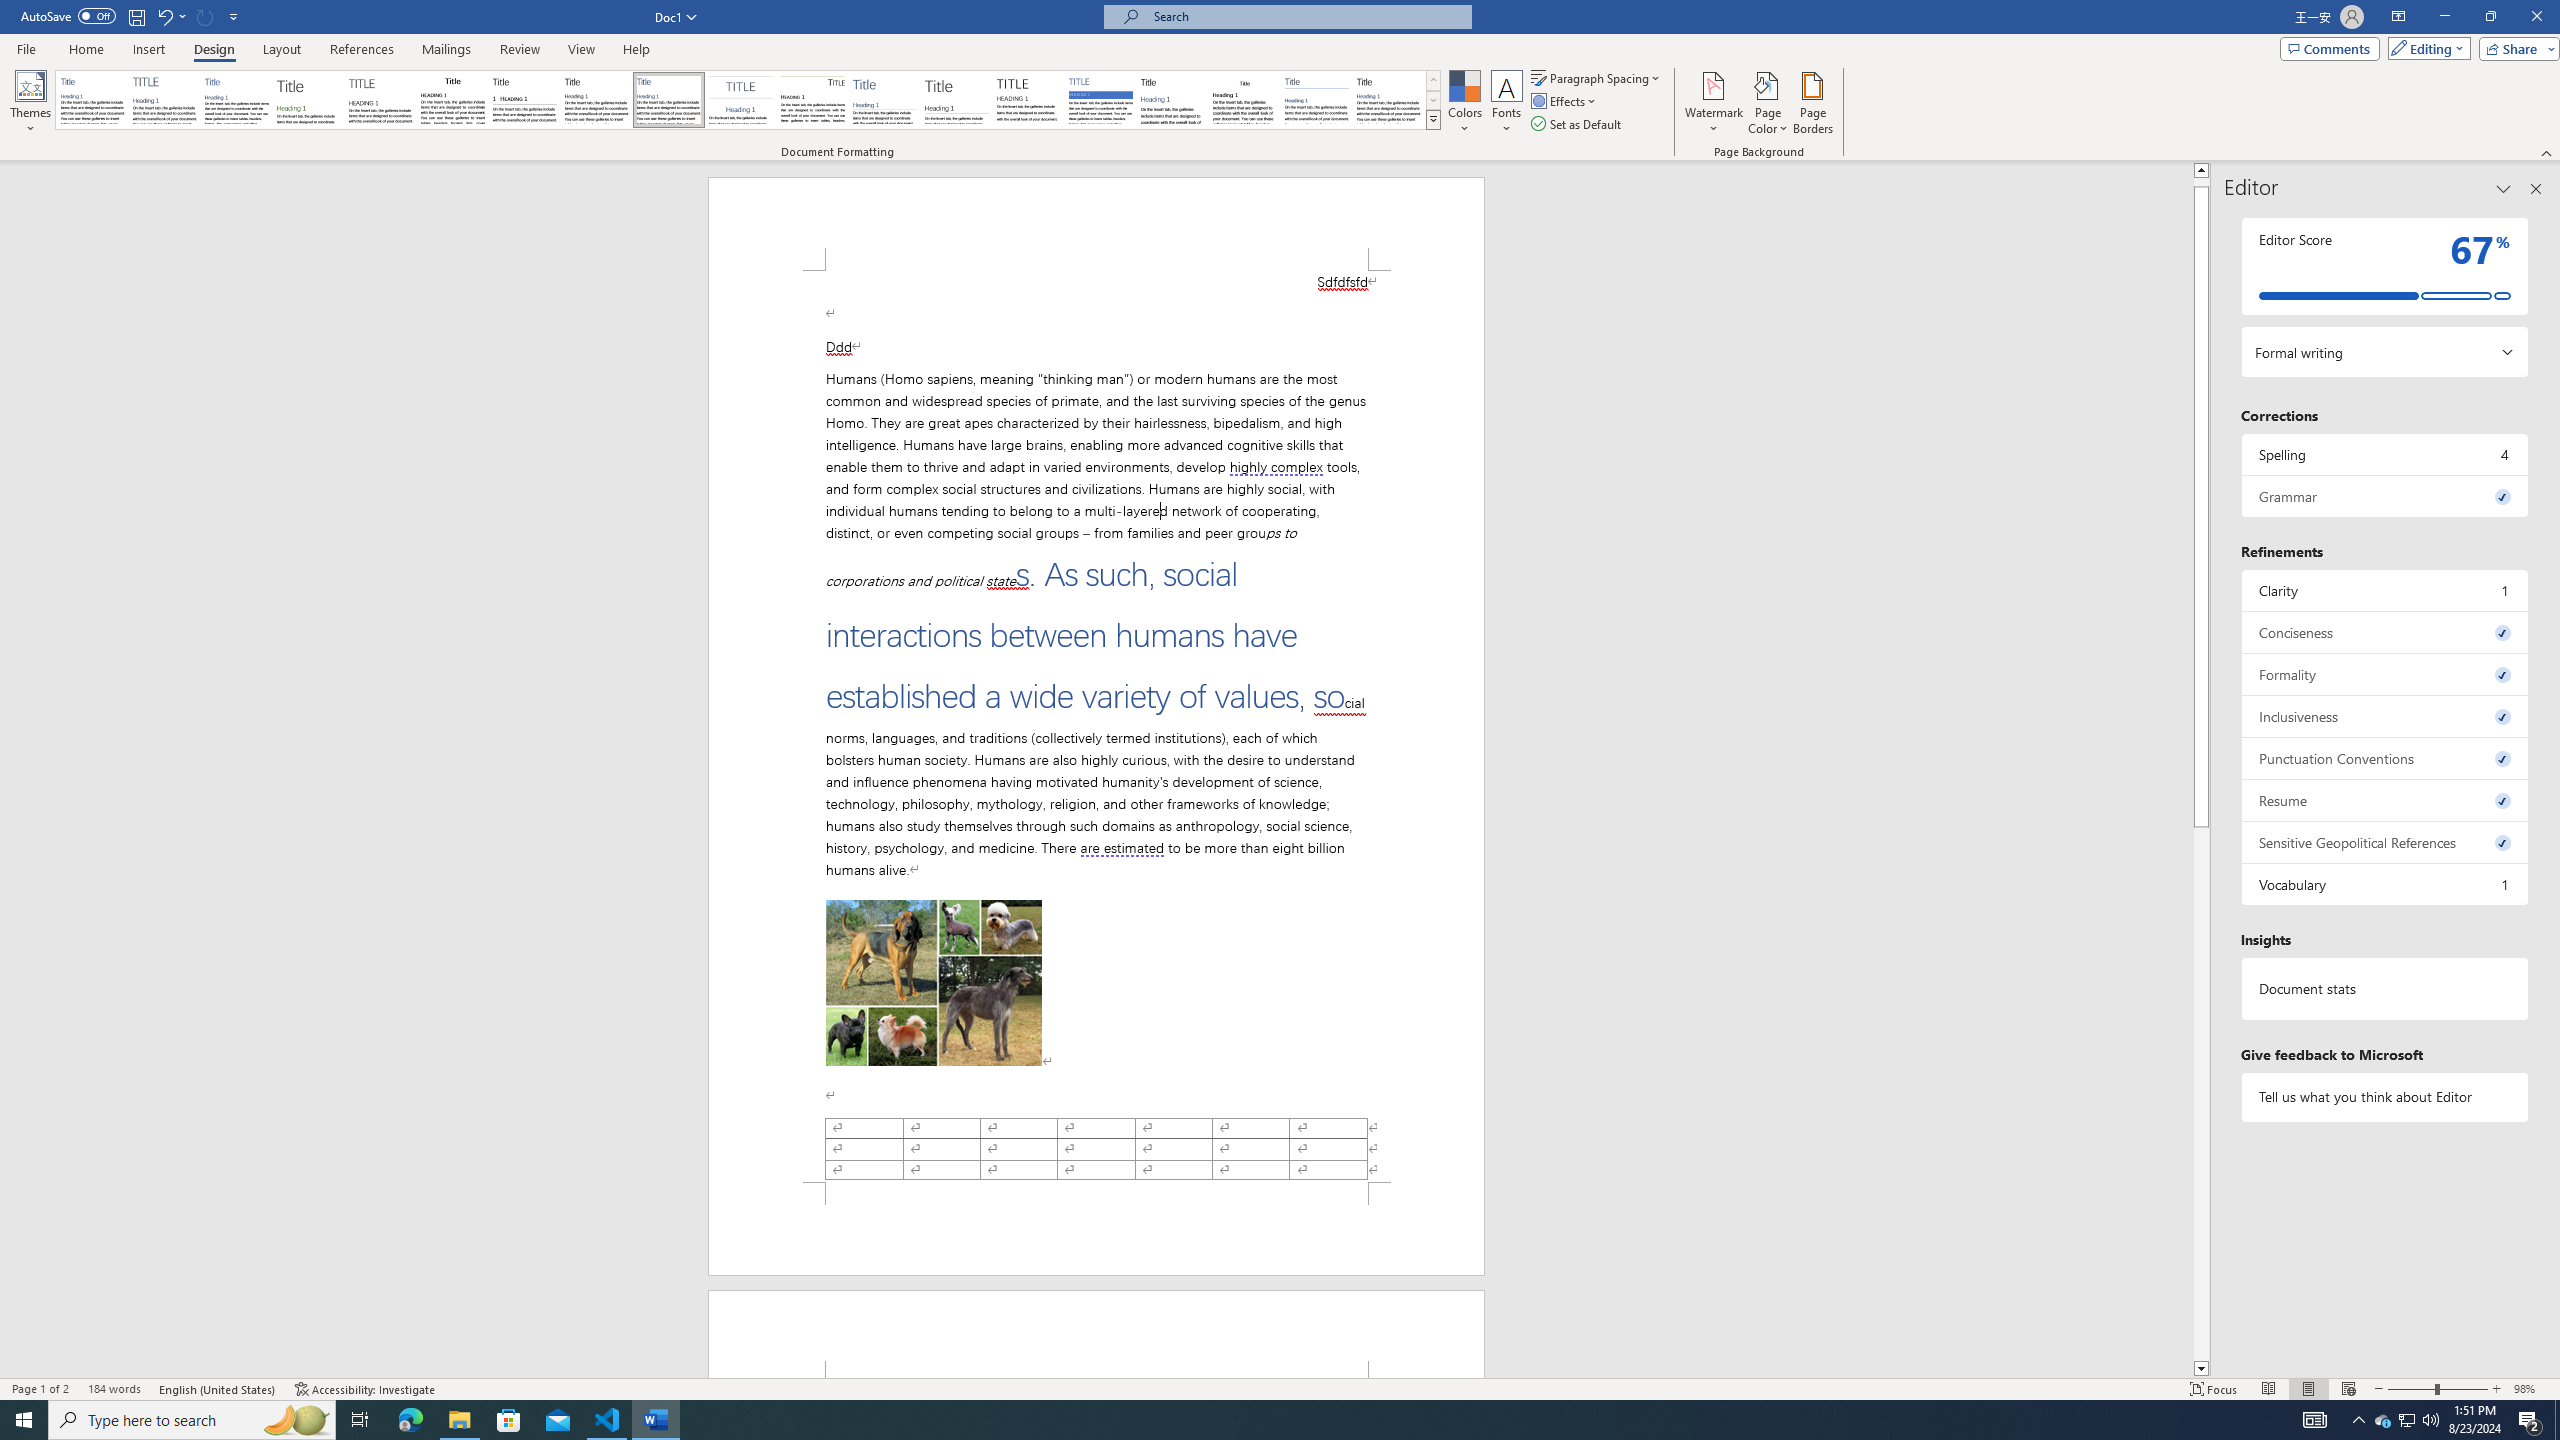 The image size is (2560, 1440). What do you see at coordinates (595, 99) in the screenshot?
I see `'Black & White (Word 2013)'` at bounding box center [595, 99].